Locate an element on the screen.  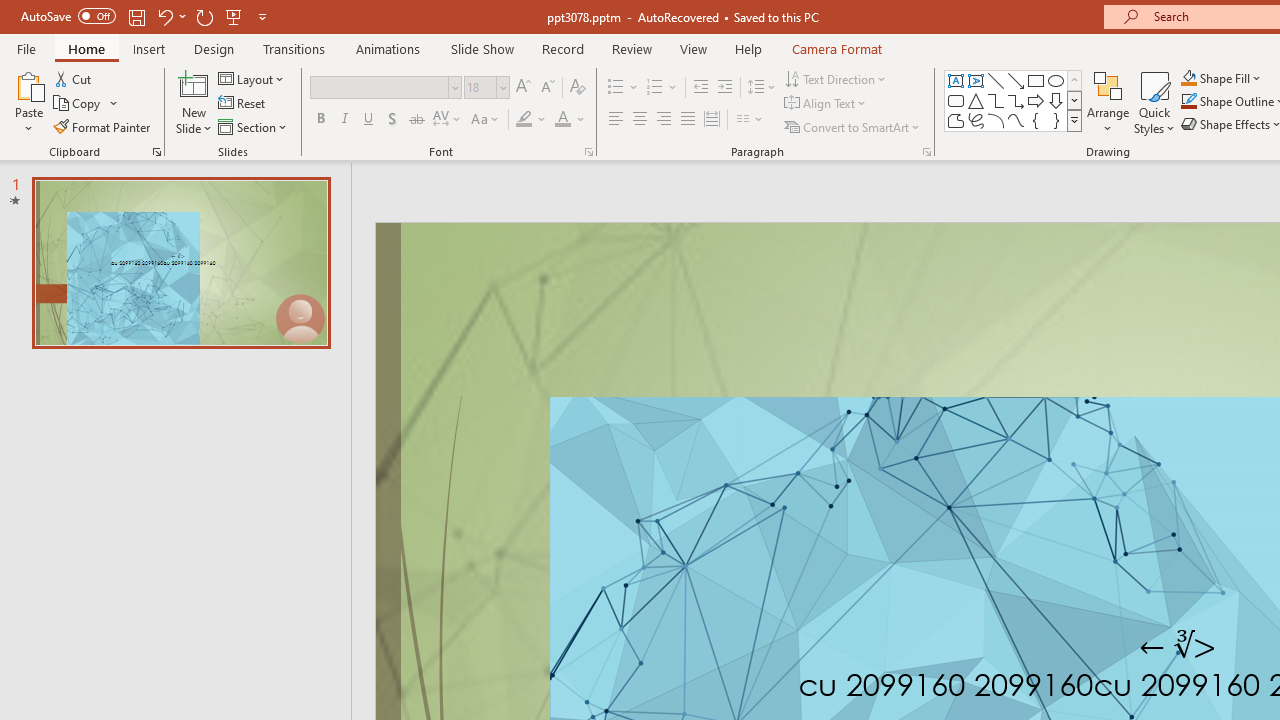
'Quick Styles' is located at coordinates (1154, 103).